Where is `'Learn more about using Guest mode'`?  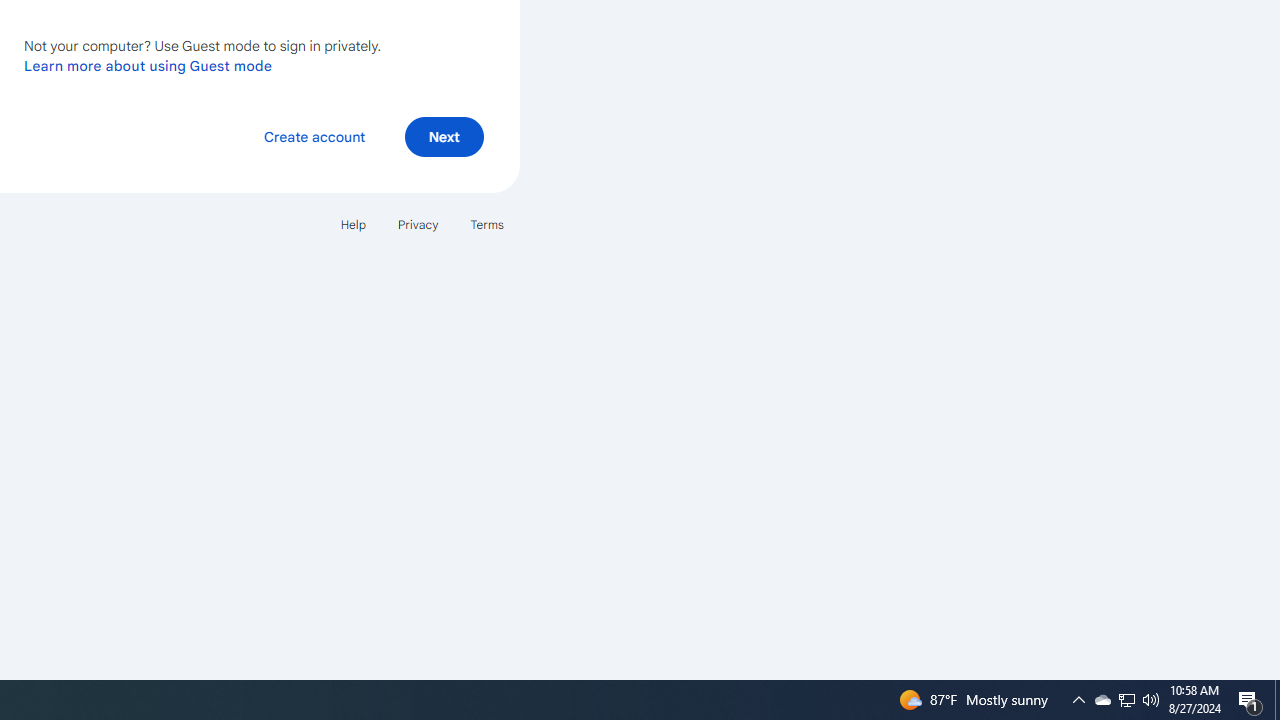
'Learn more about using Guest mode' is located at coordinates (147, 64).